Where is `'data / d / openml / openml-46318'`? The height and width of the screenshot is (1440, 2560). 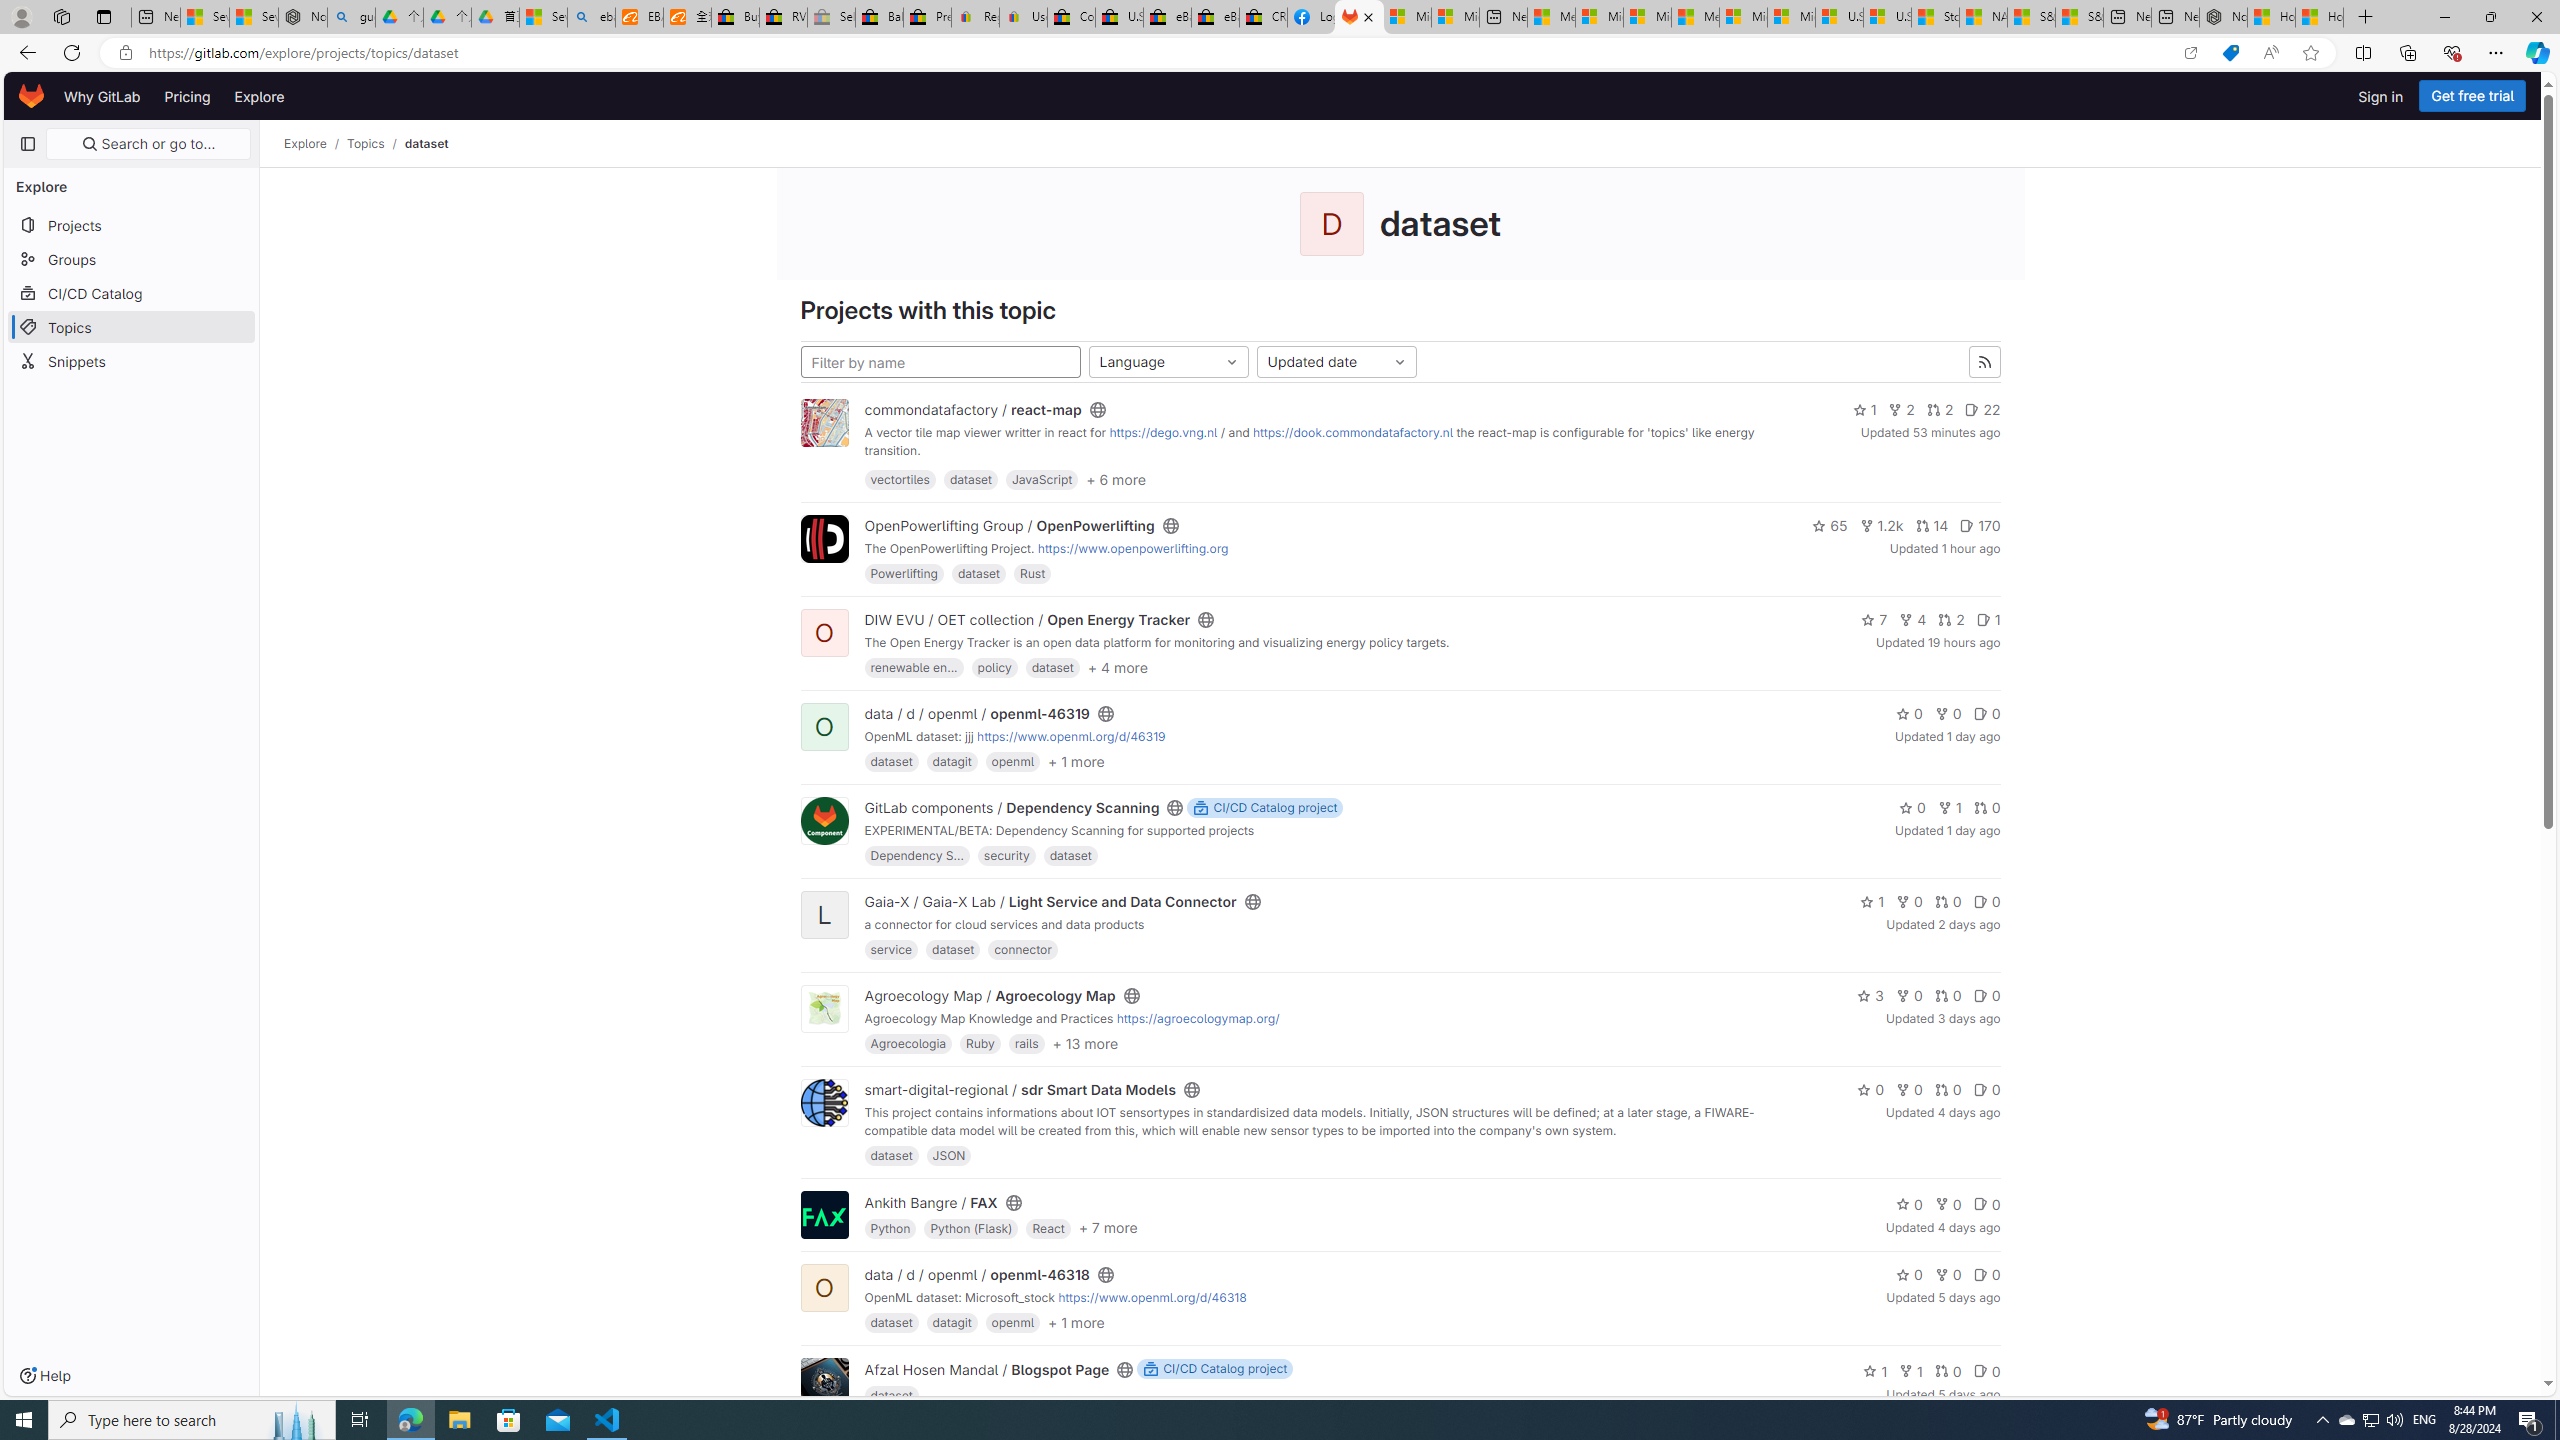
'data / d / openml / openml-46318' is located at coordinates (977, 1275).